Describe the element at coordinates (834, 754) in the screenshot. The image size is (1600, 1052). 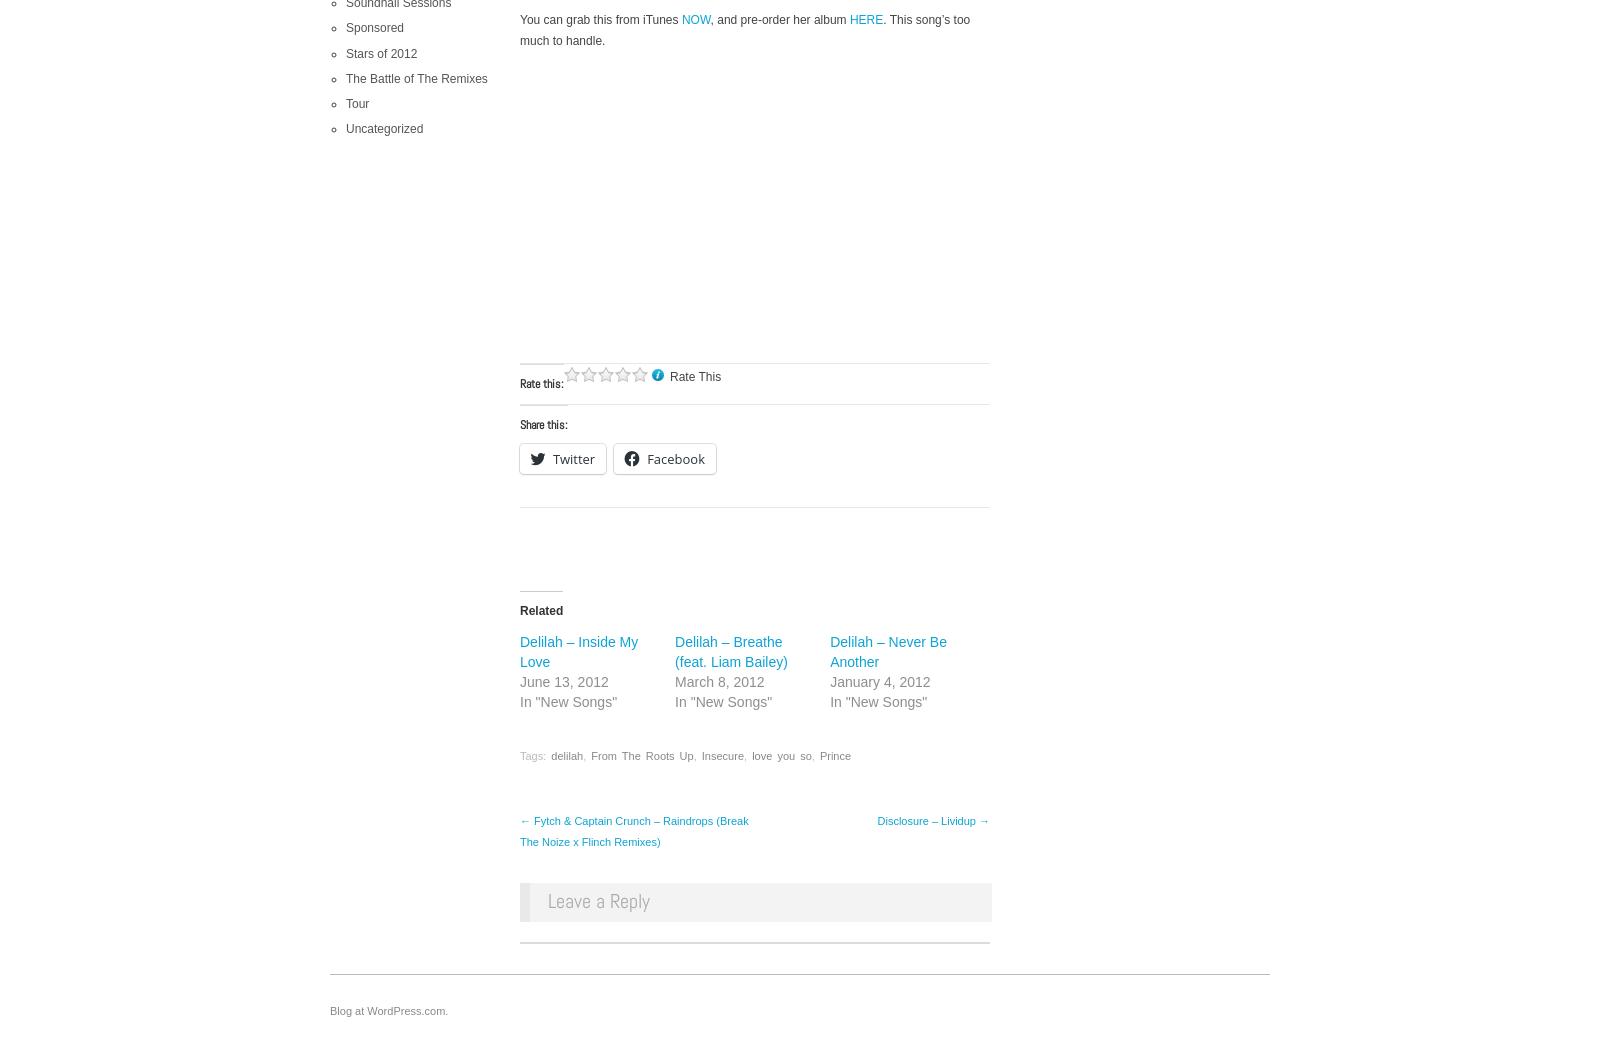
I see `'Prince'` at that location.